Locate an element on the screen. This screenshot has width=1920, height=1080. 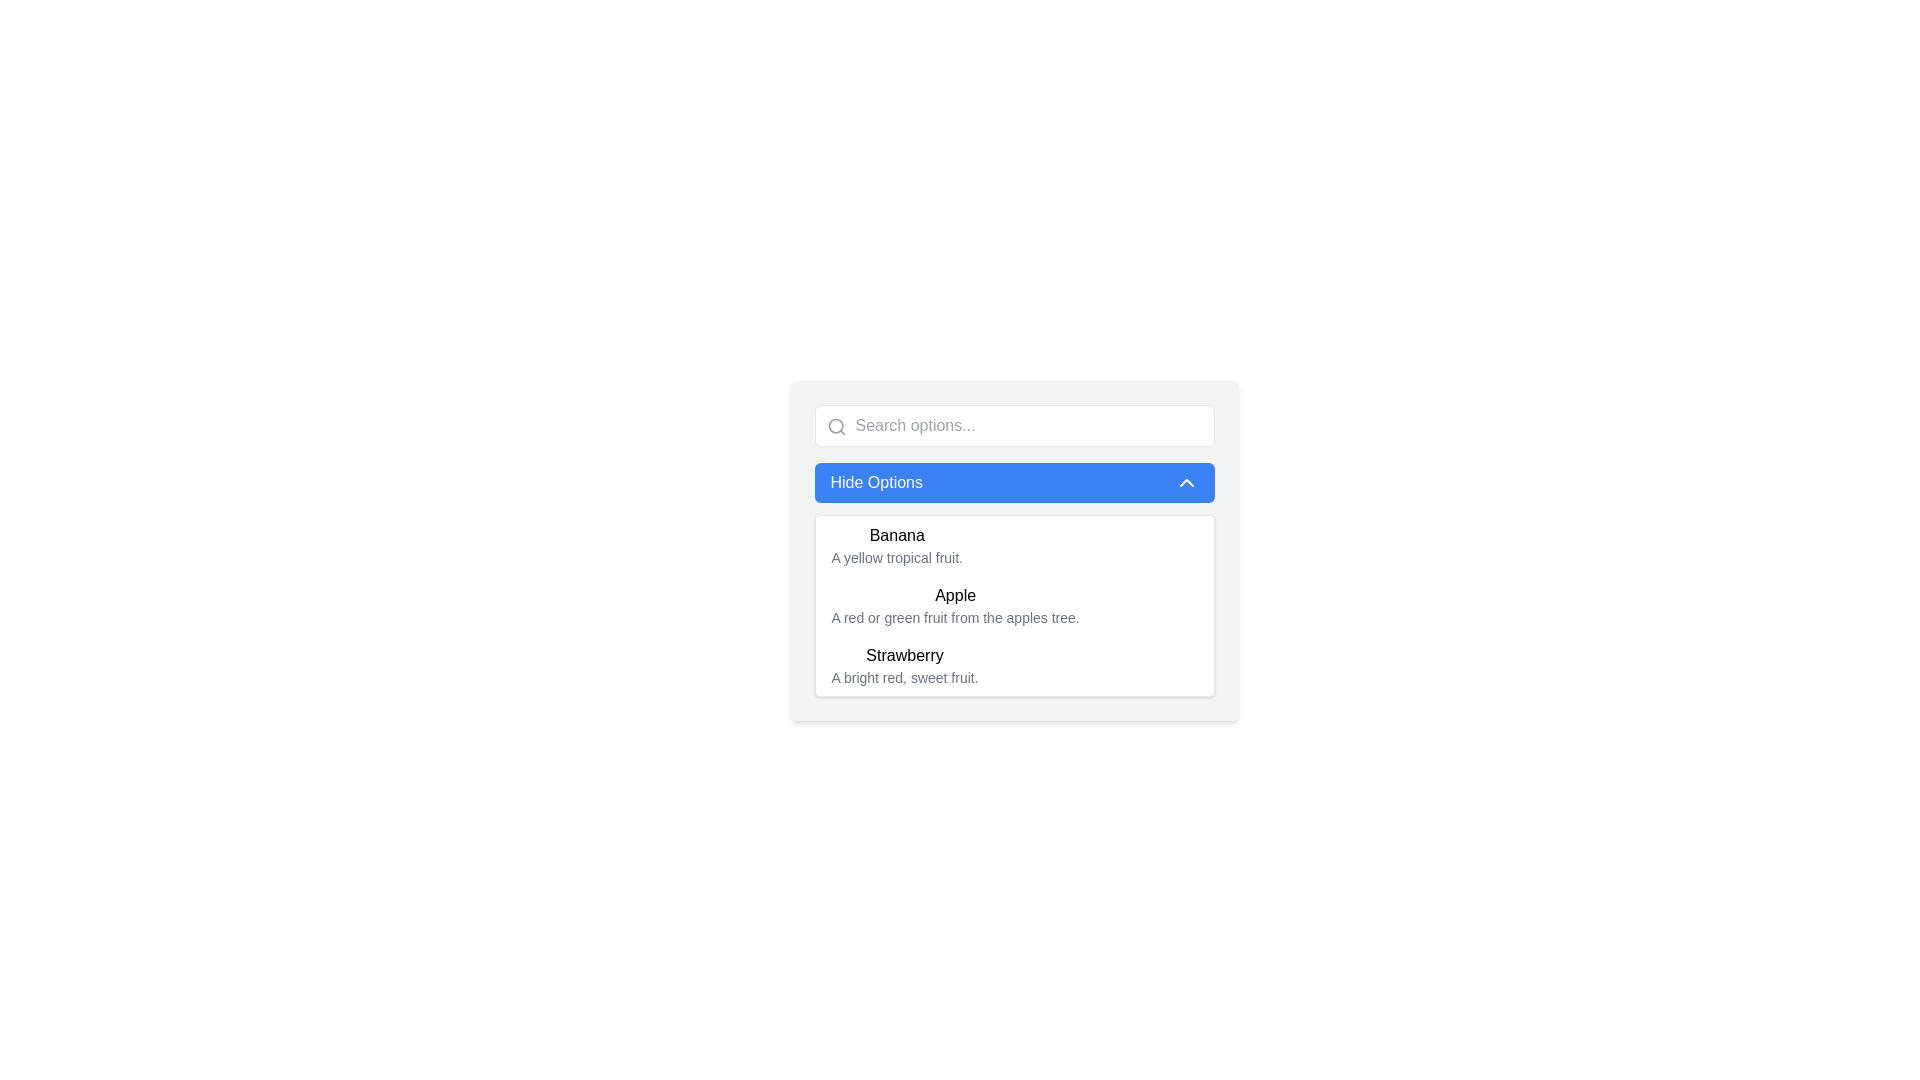
the text label that identifies the fruit item as 'Apple', which serves as a header in the vertical list of fruit entries is located at coordinates (954, 595).